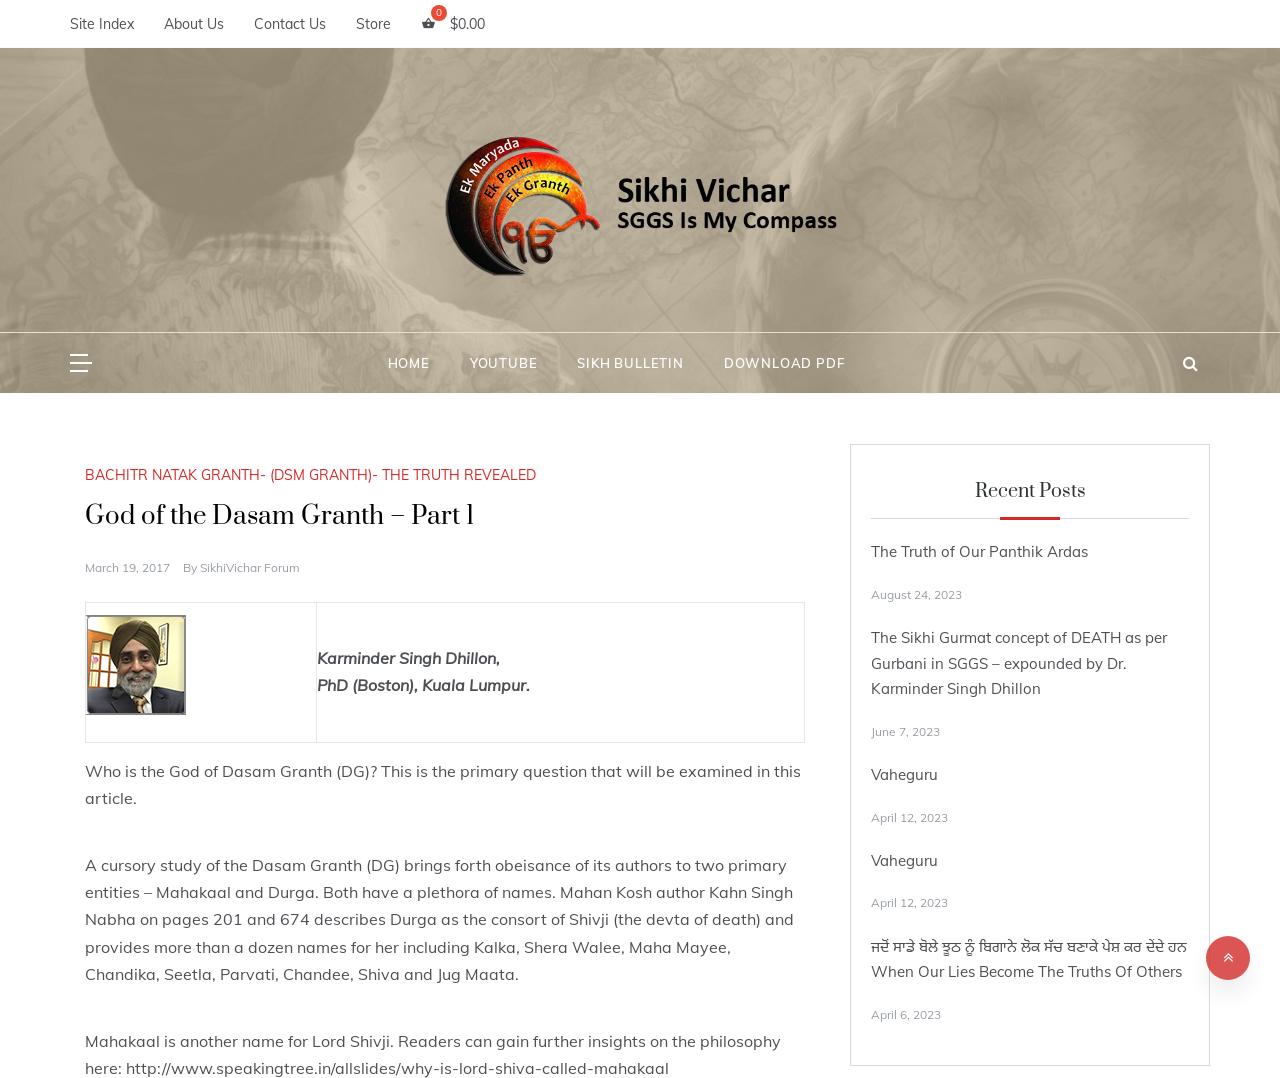 Image resolution: width=1280 pixels, height=1078 pixels. What do you see at coordinates (289, 23) in the screenshot?
I see `'Contact Us'` at bounding box center [289, 23].